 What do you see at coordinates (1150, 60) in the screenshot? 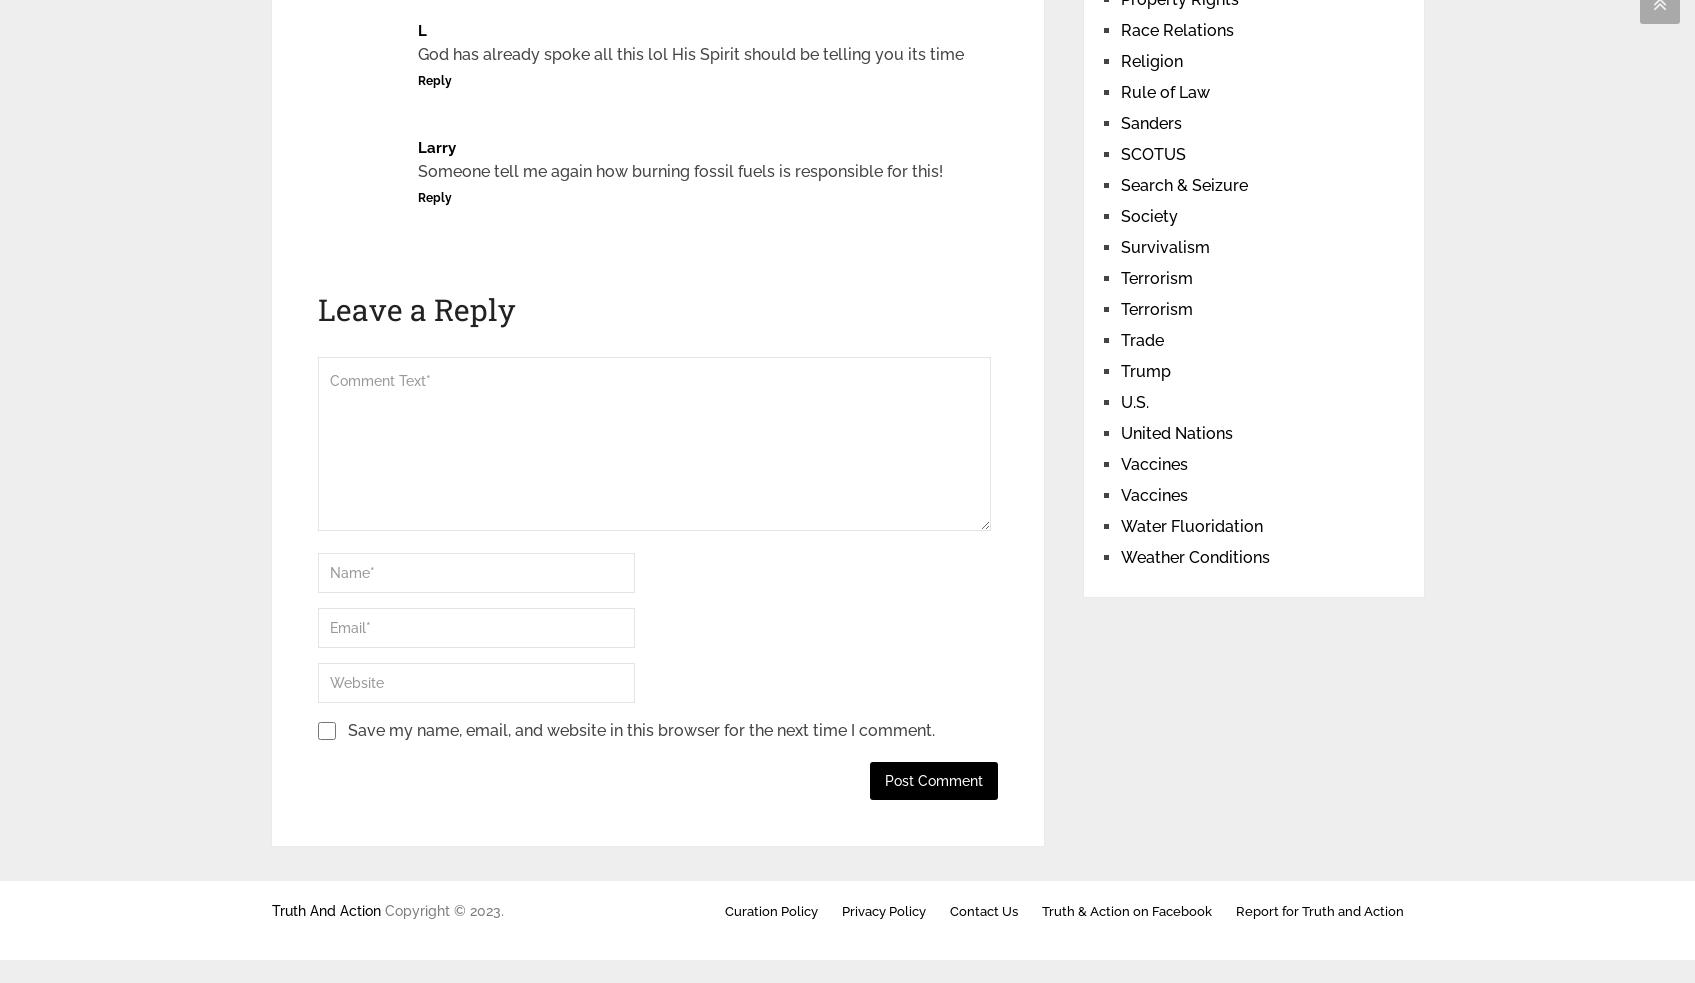
I see `'Religion'` at bounding box center [1150, 60].